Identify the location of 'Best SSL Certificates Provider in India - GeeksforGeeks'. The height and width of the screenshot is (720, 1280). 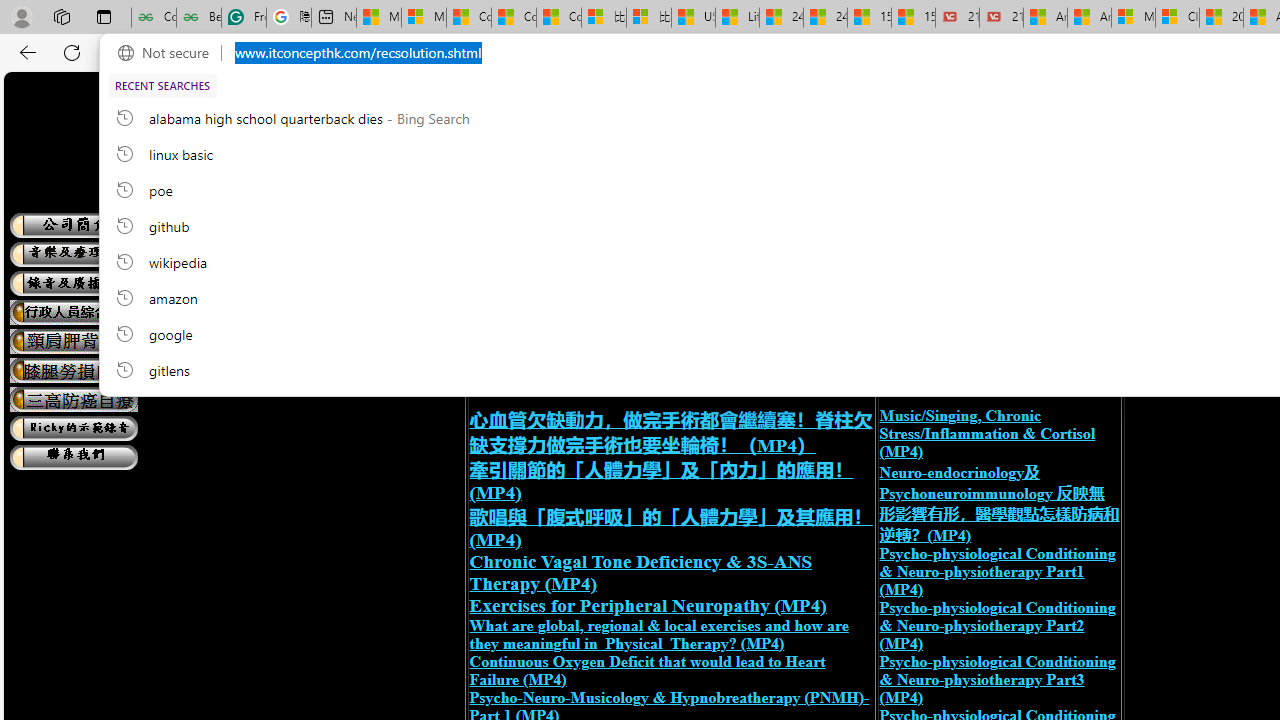
(199, 17).